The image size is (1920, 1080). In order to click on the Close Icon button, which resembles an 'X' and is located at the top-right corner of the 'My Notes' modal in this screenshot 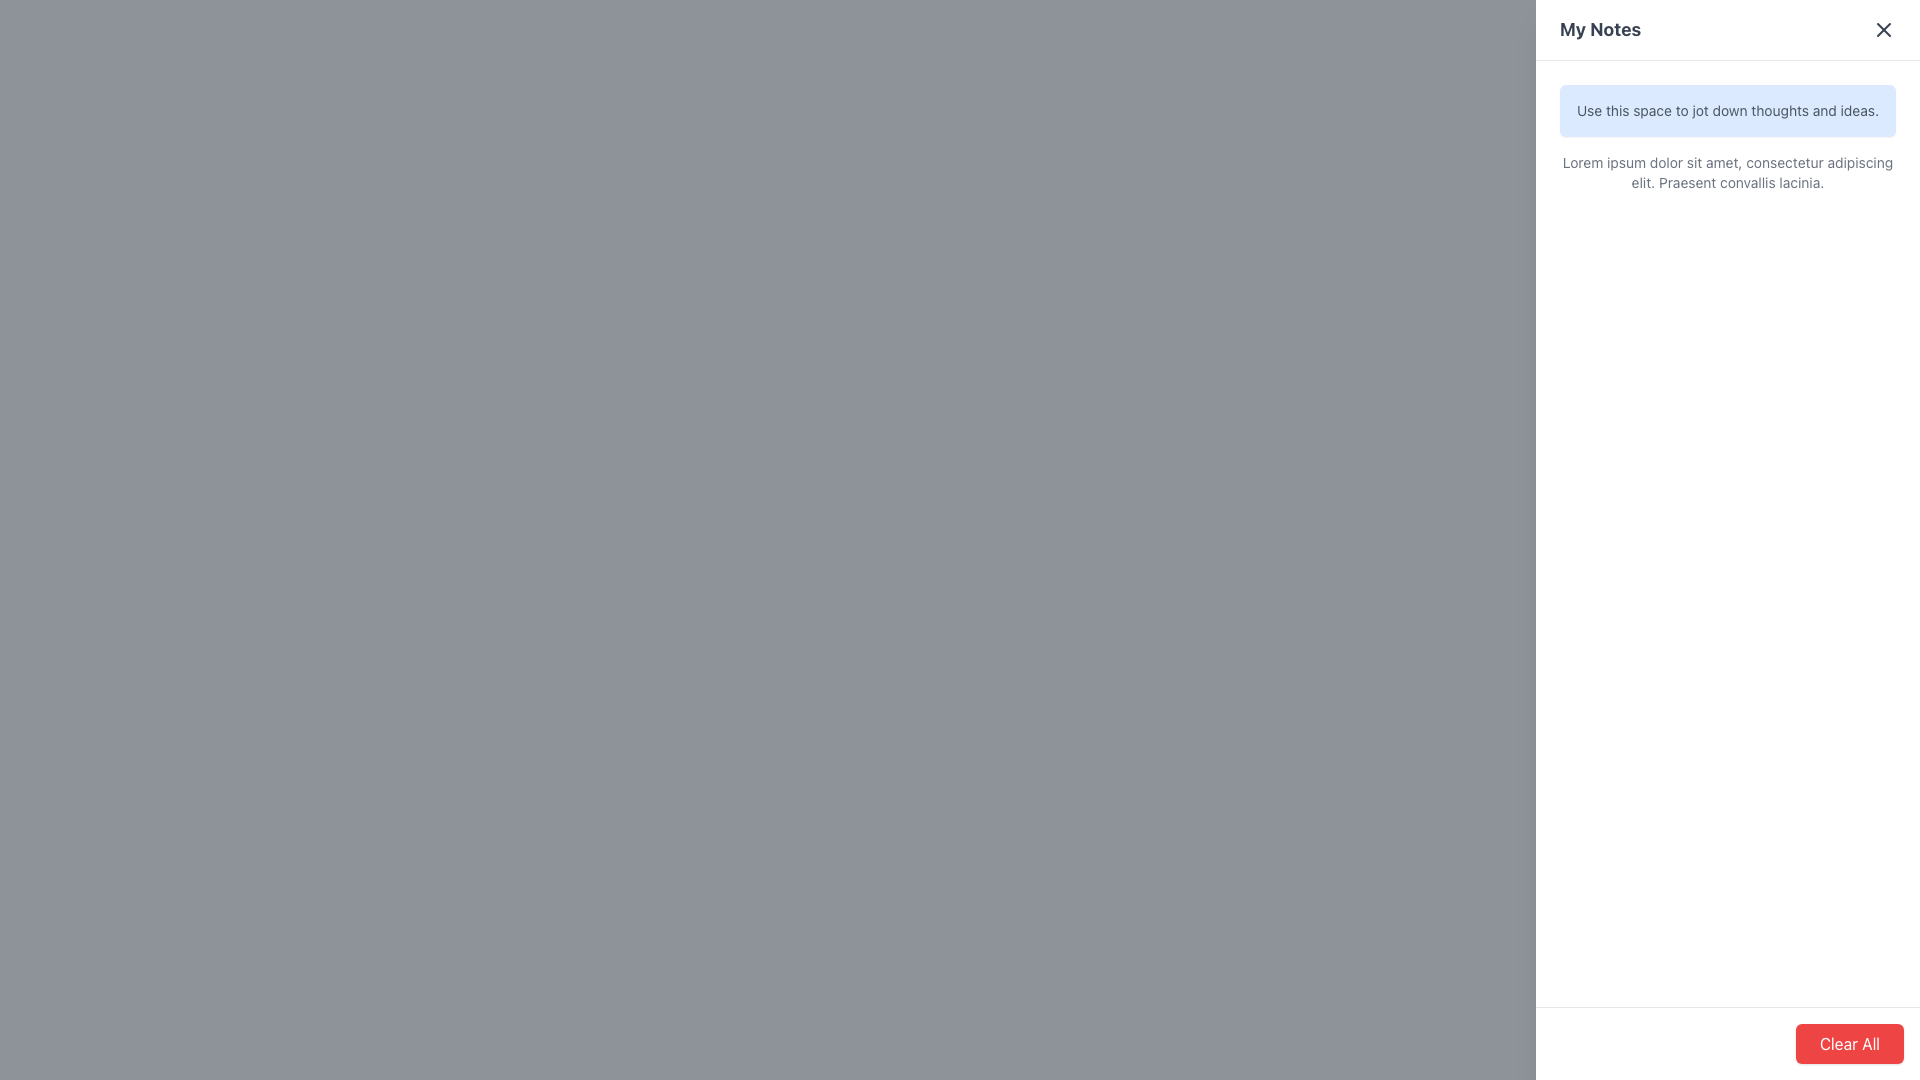, I will do `click(1882, 30)`.